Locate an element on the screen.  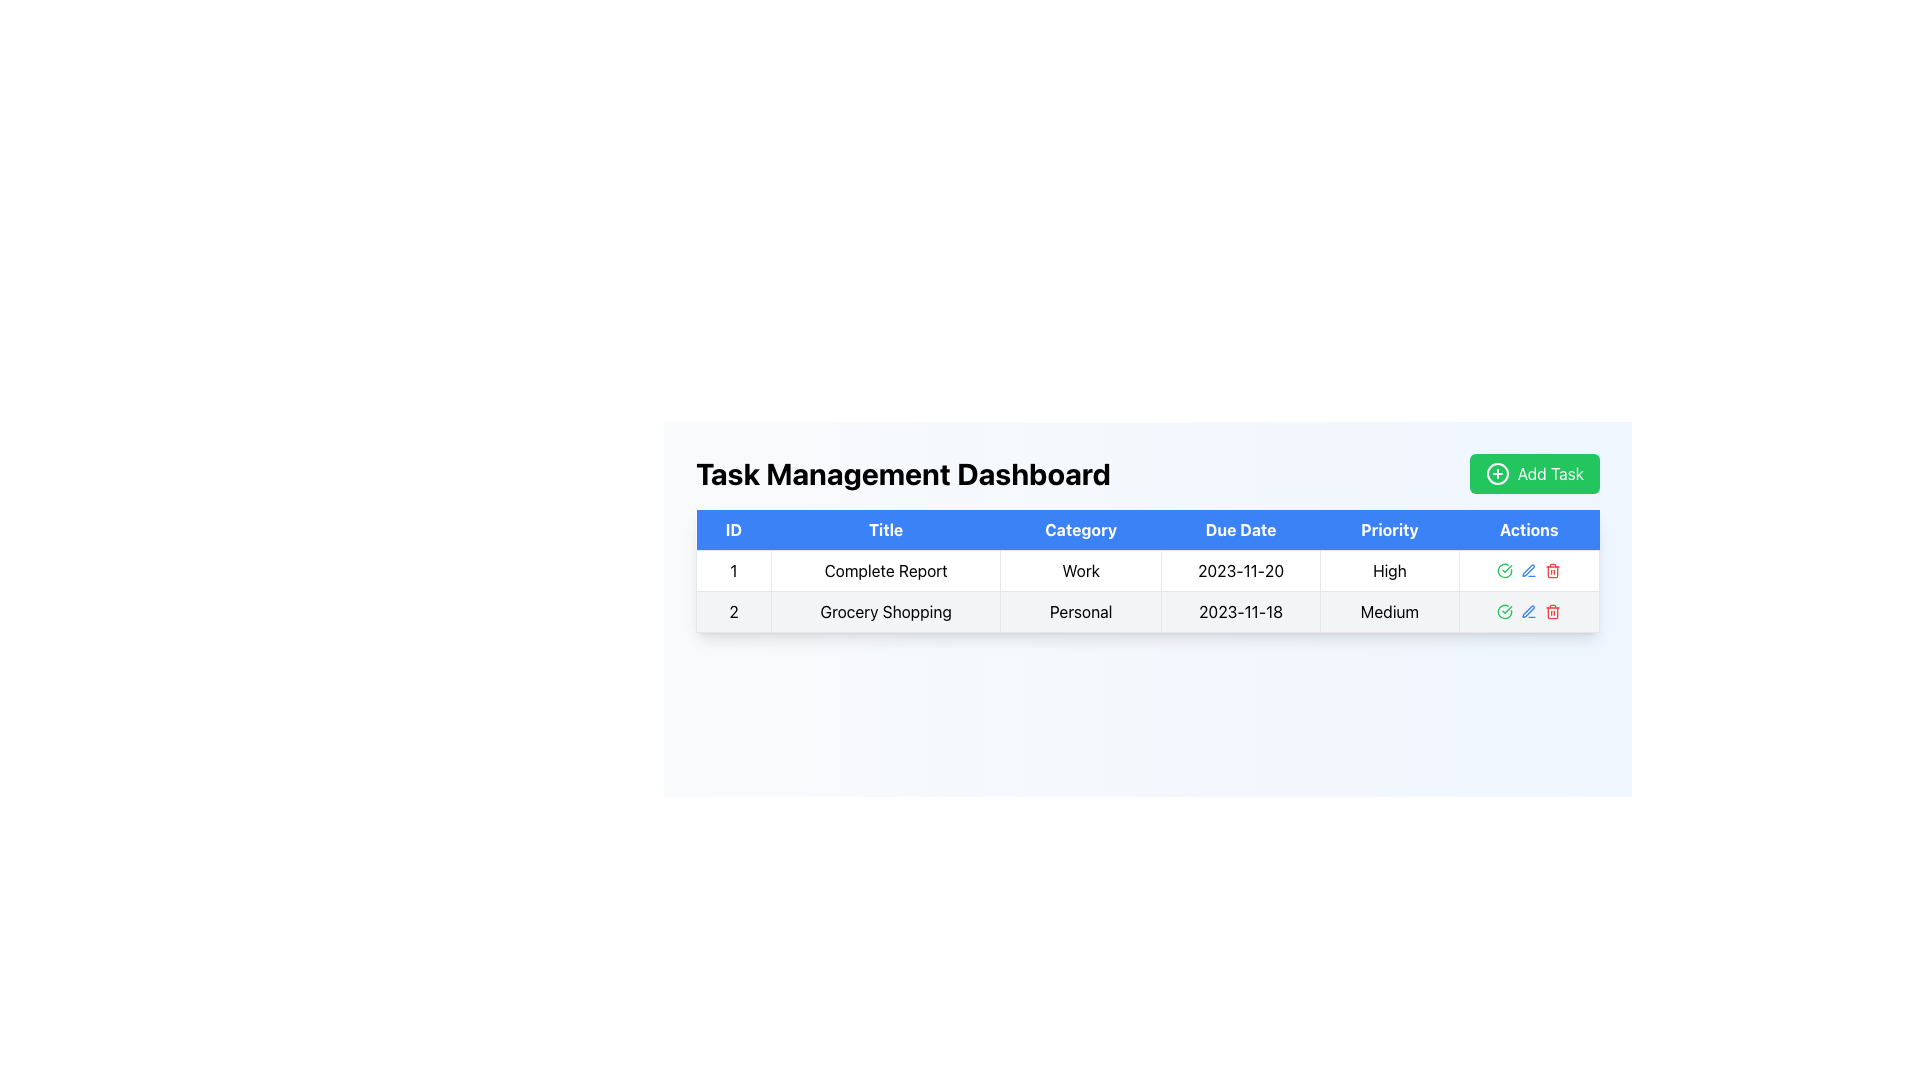
the edit icon in the 'Actions' cell of the second row of the table is located at coordinates (1528, 611).